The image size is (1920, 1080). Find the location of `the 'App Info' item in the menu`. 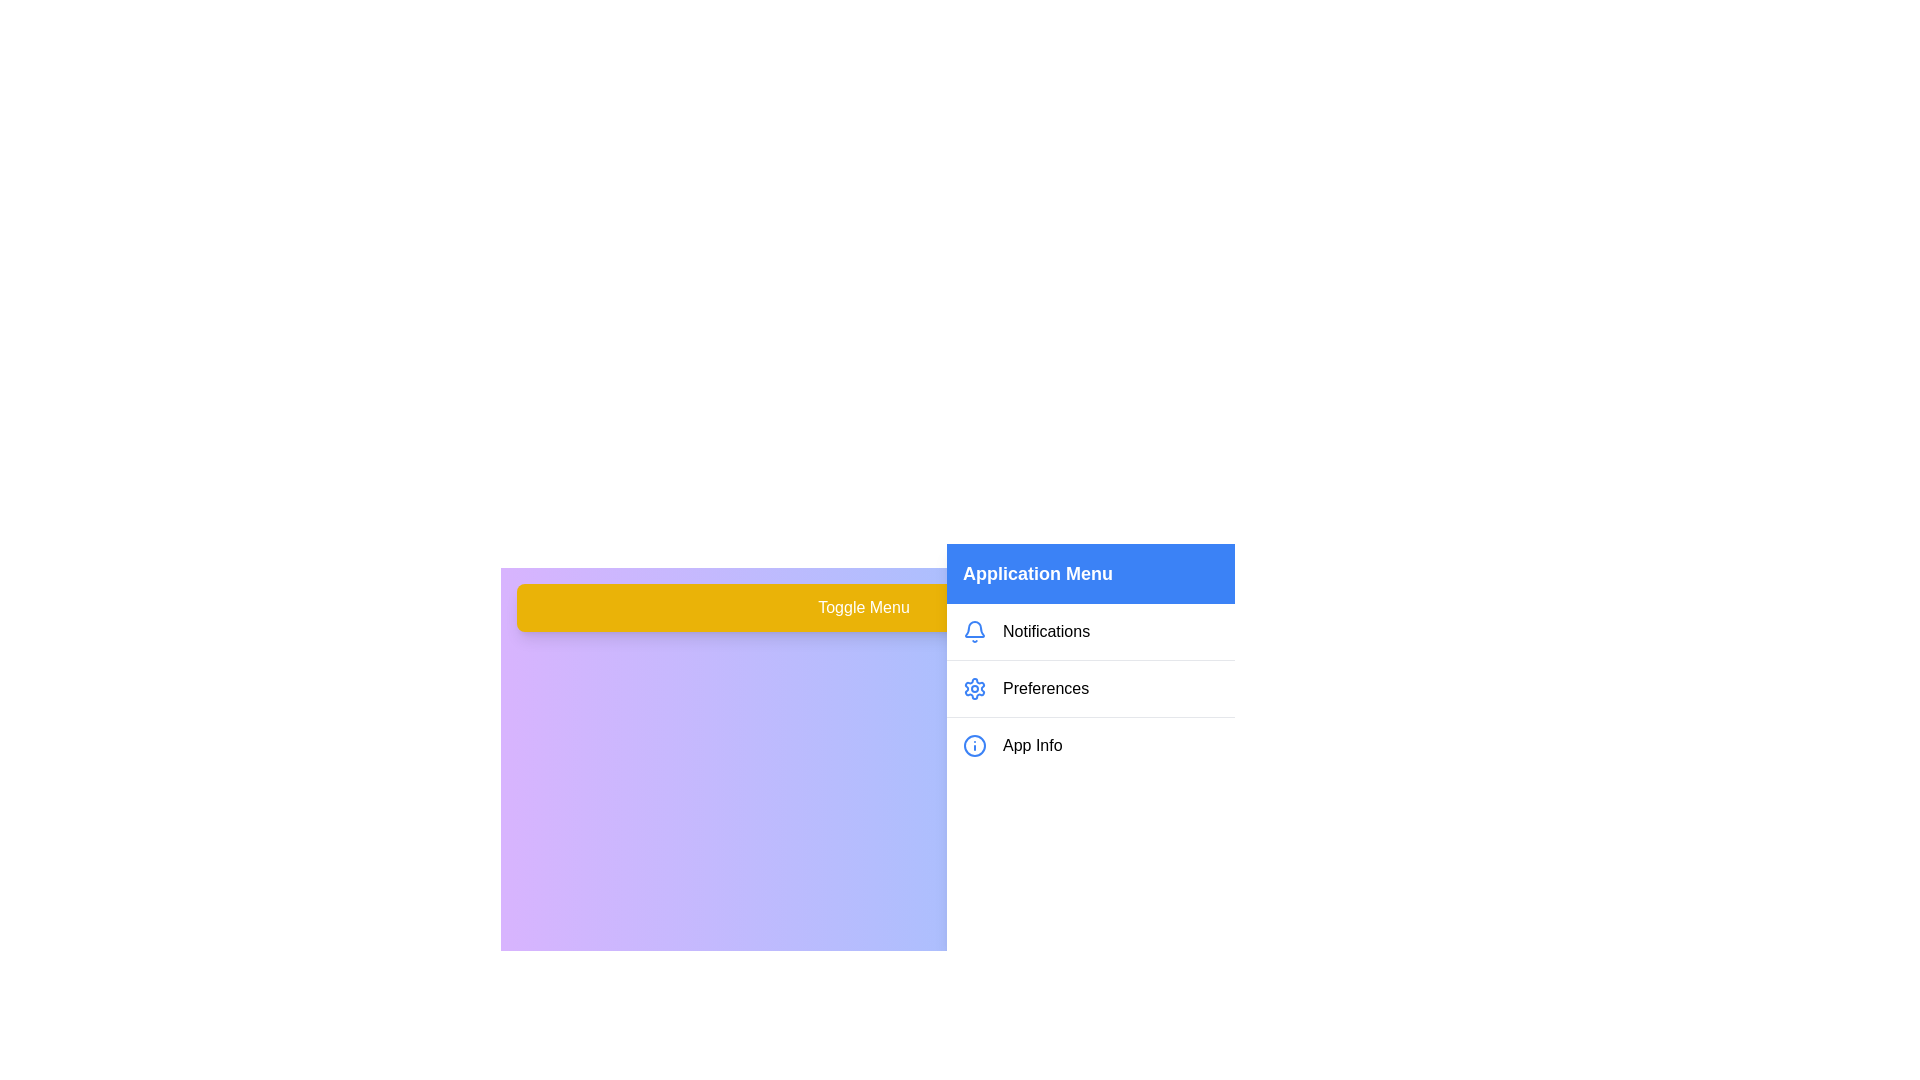

the 'App Info' item in the menu is located at coordinates (1089, 745).